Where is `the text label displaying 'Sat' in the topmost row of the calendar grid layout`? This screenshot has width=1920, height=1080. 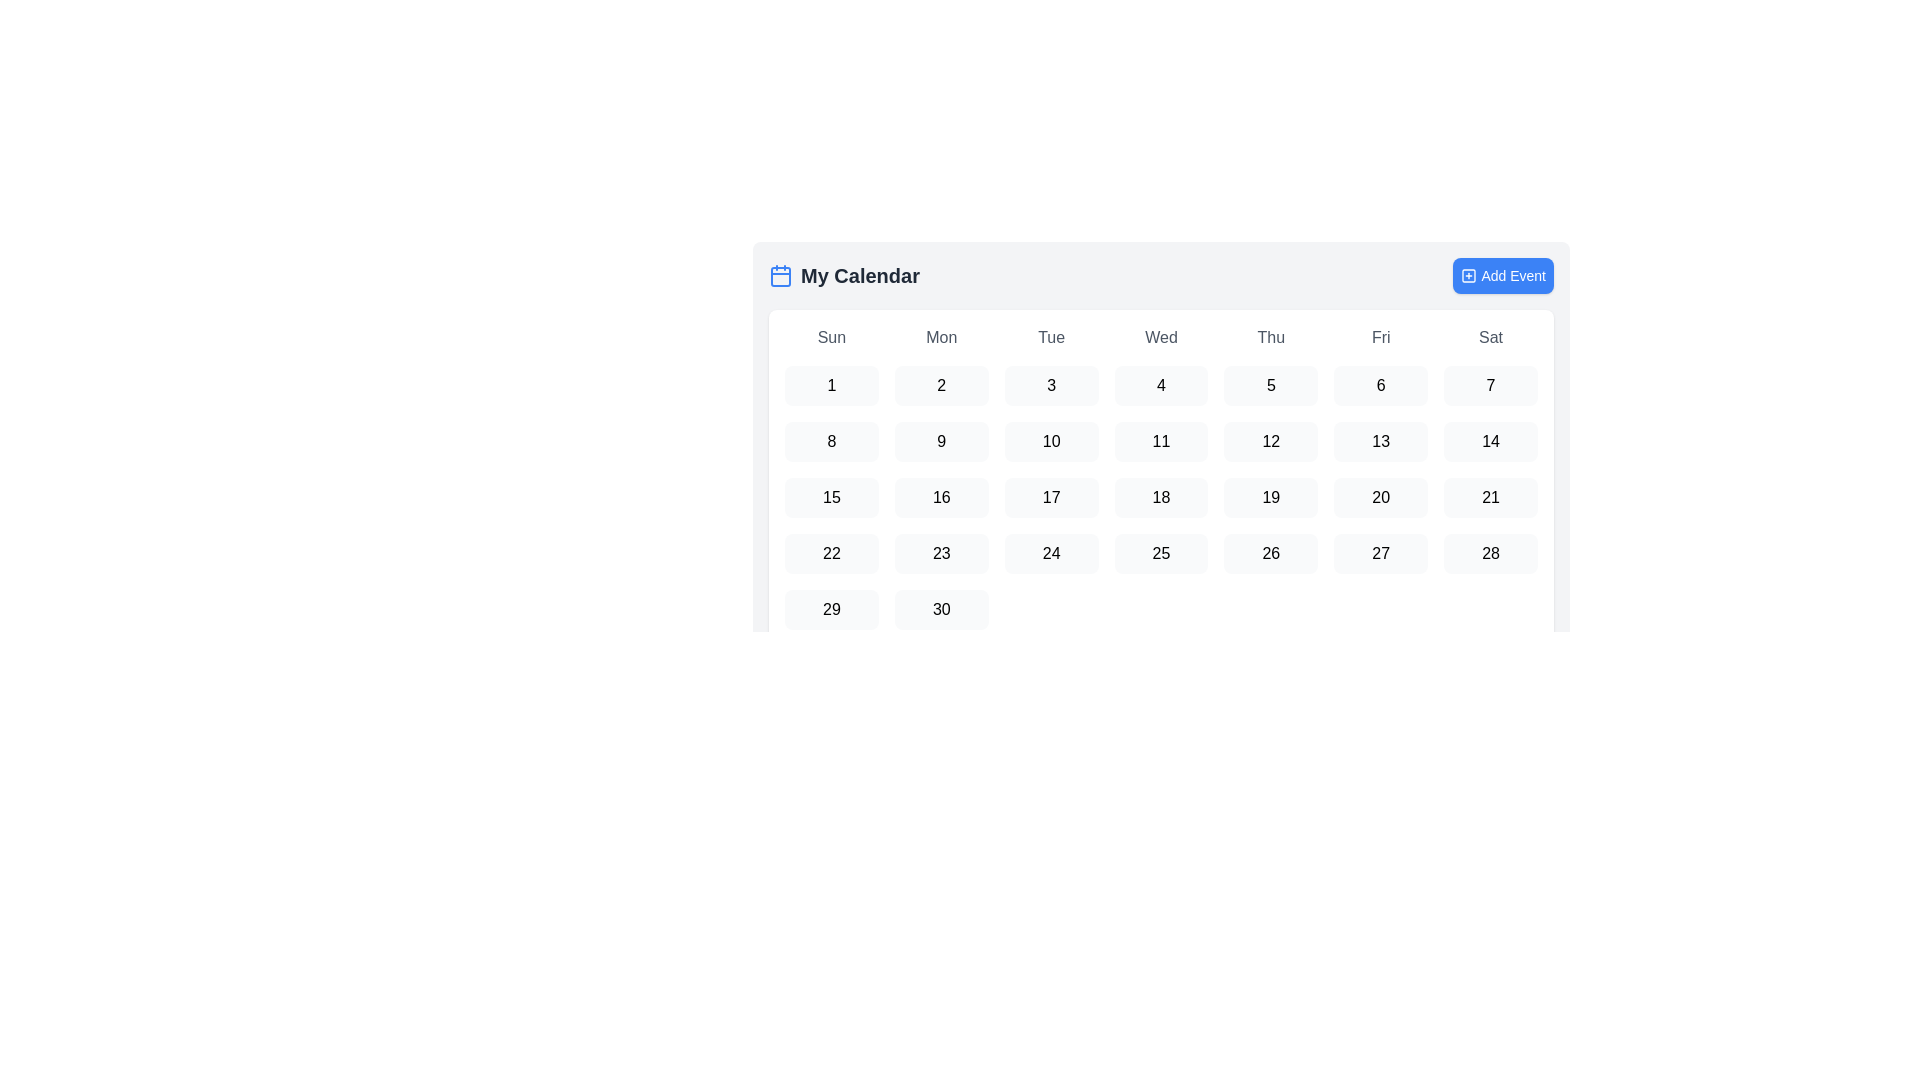 the text label displaying 'Sat' in the topmost row of the calendar grid layout is located at coordinates (1491, 337).